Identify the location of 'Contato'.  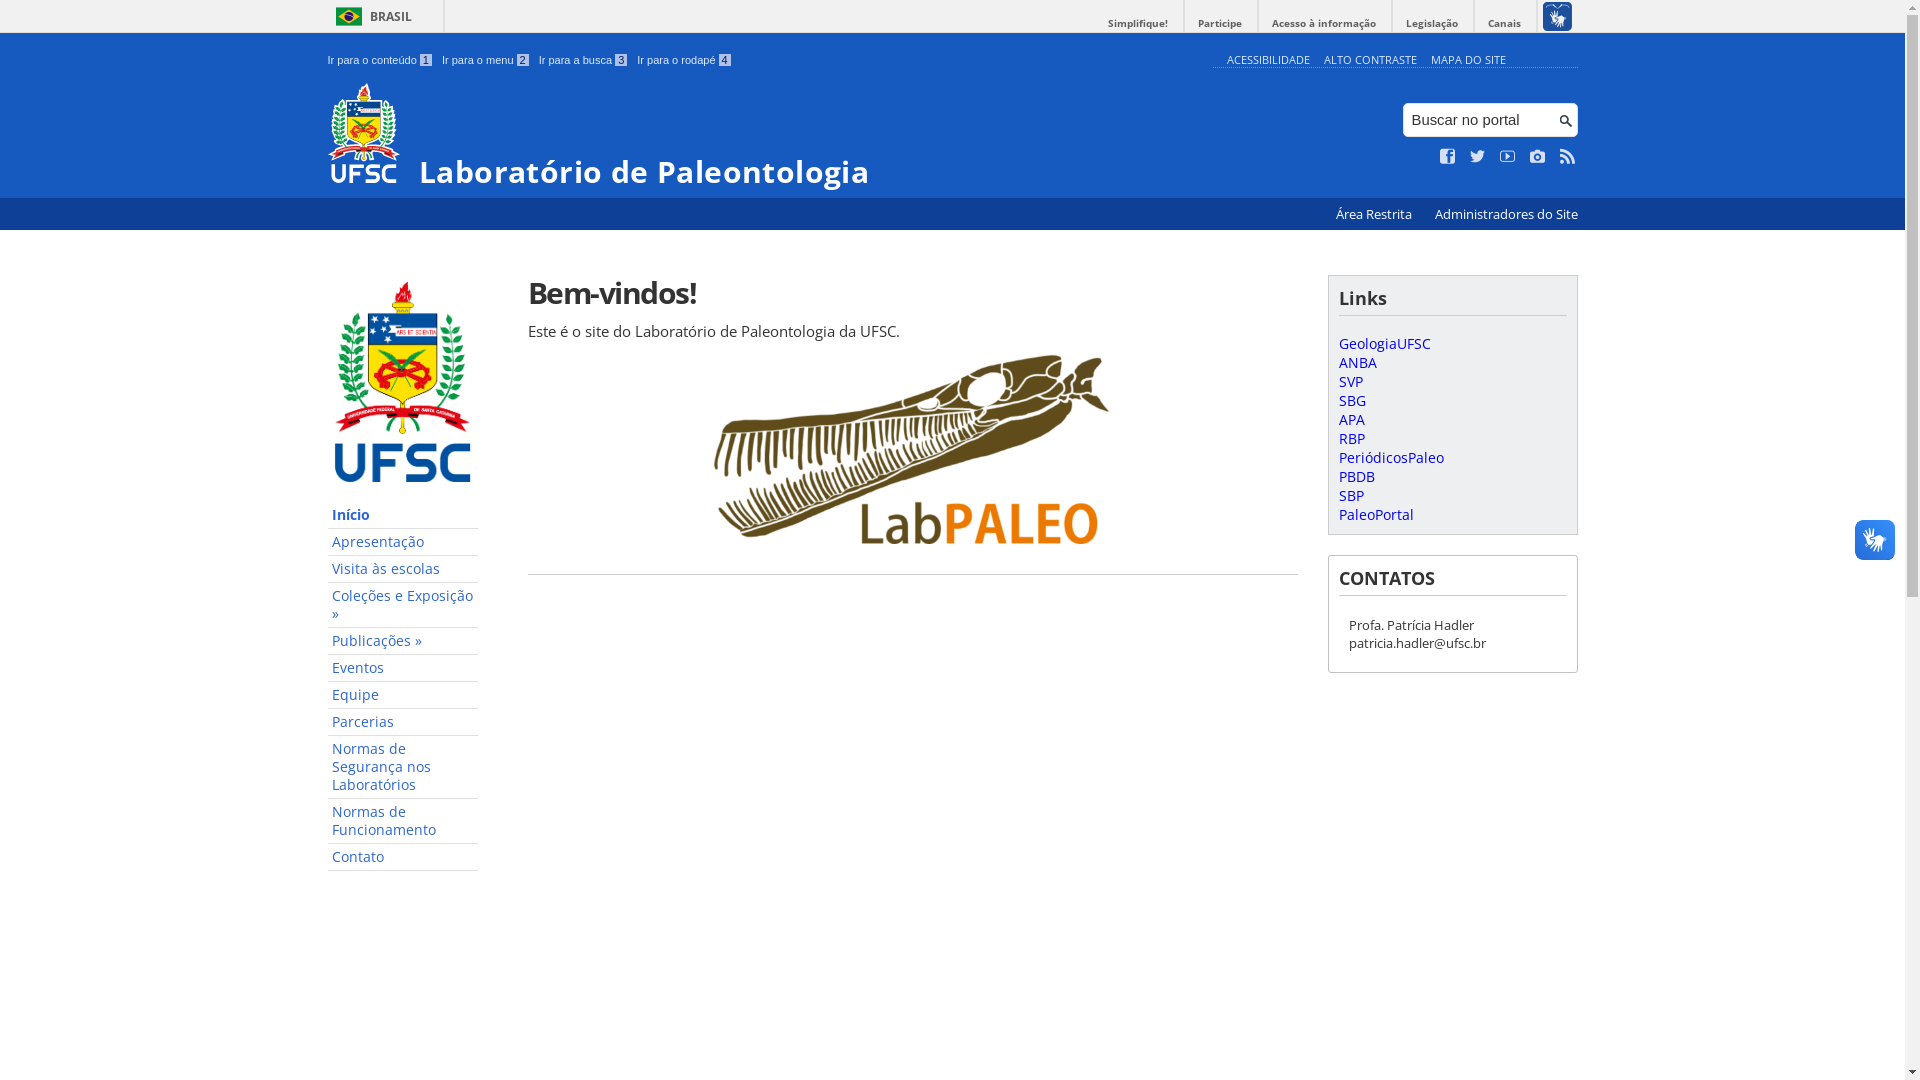
(402, 856).